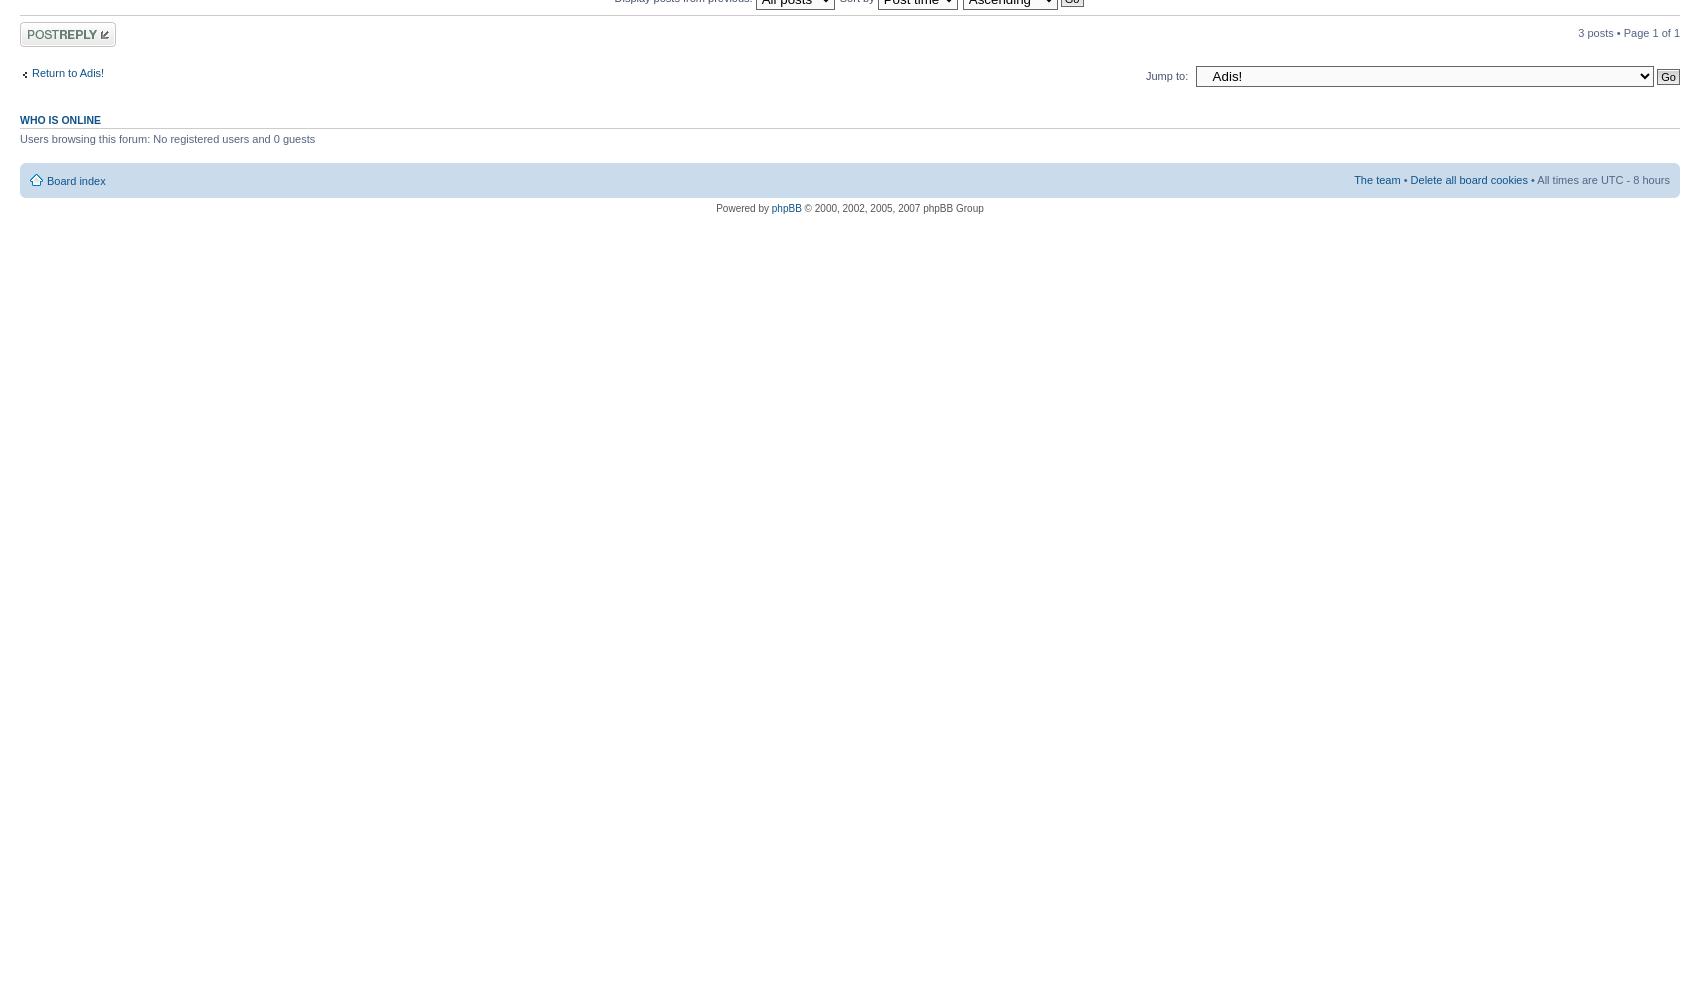  What do you see at coordinates (1167, 74) in the screenshot?
I see `'Jump to:'` at bounding box center [1167, 74].